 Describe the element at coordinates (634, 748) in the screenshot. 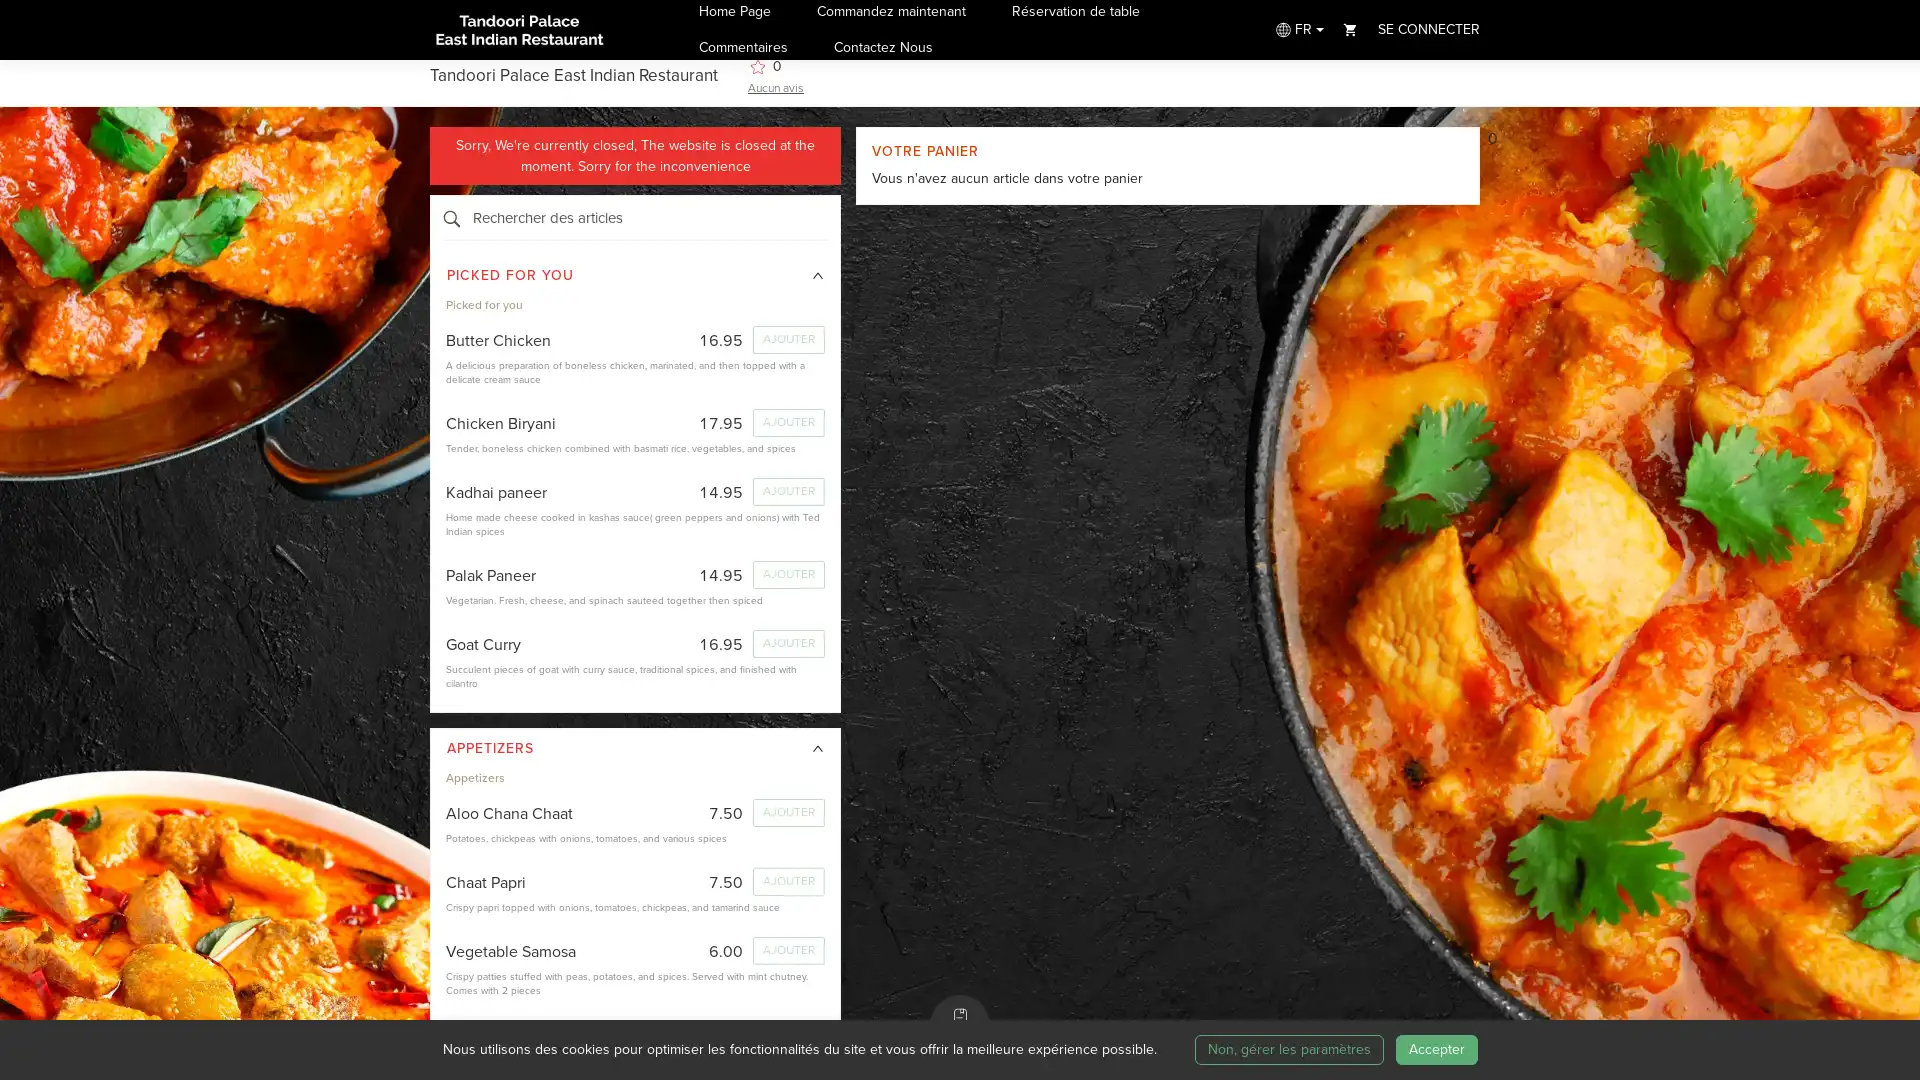

I see `icon: right APPETIZERS` at that location.